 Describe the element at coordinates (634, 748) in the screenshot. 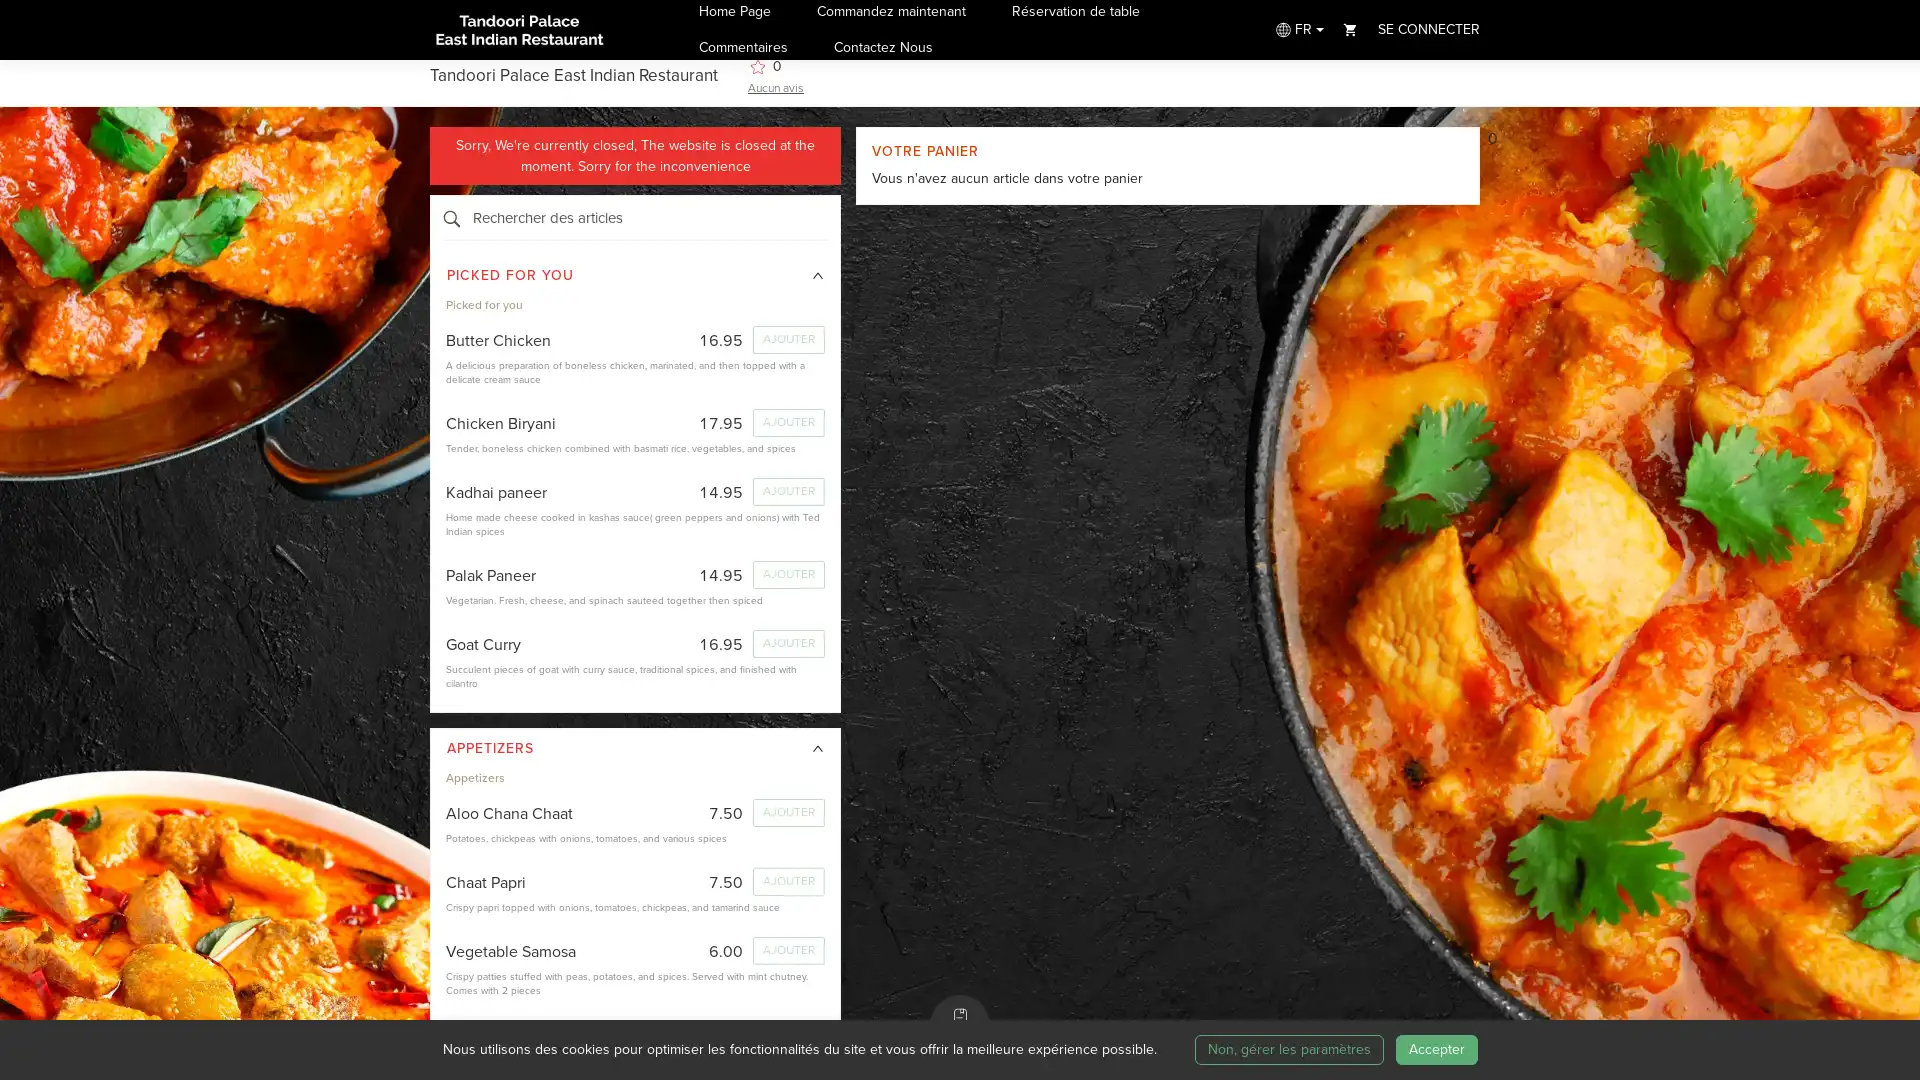

I see `icon: right APPETIZERS` at that location.